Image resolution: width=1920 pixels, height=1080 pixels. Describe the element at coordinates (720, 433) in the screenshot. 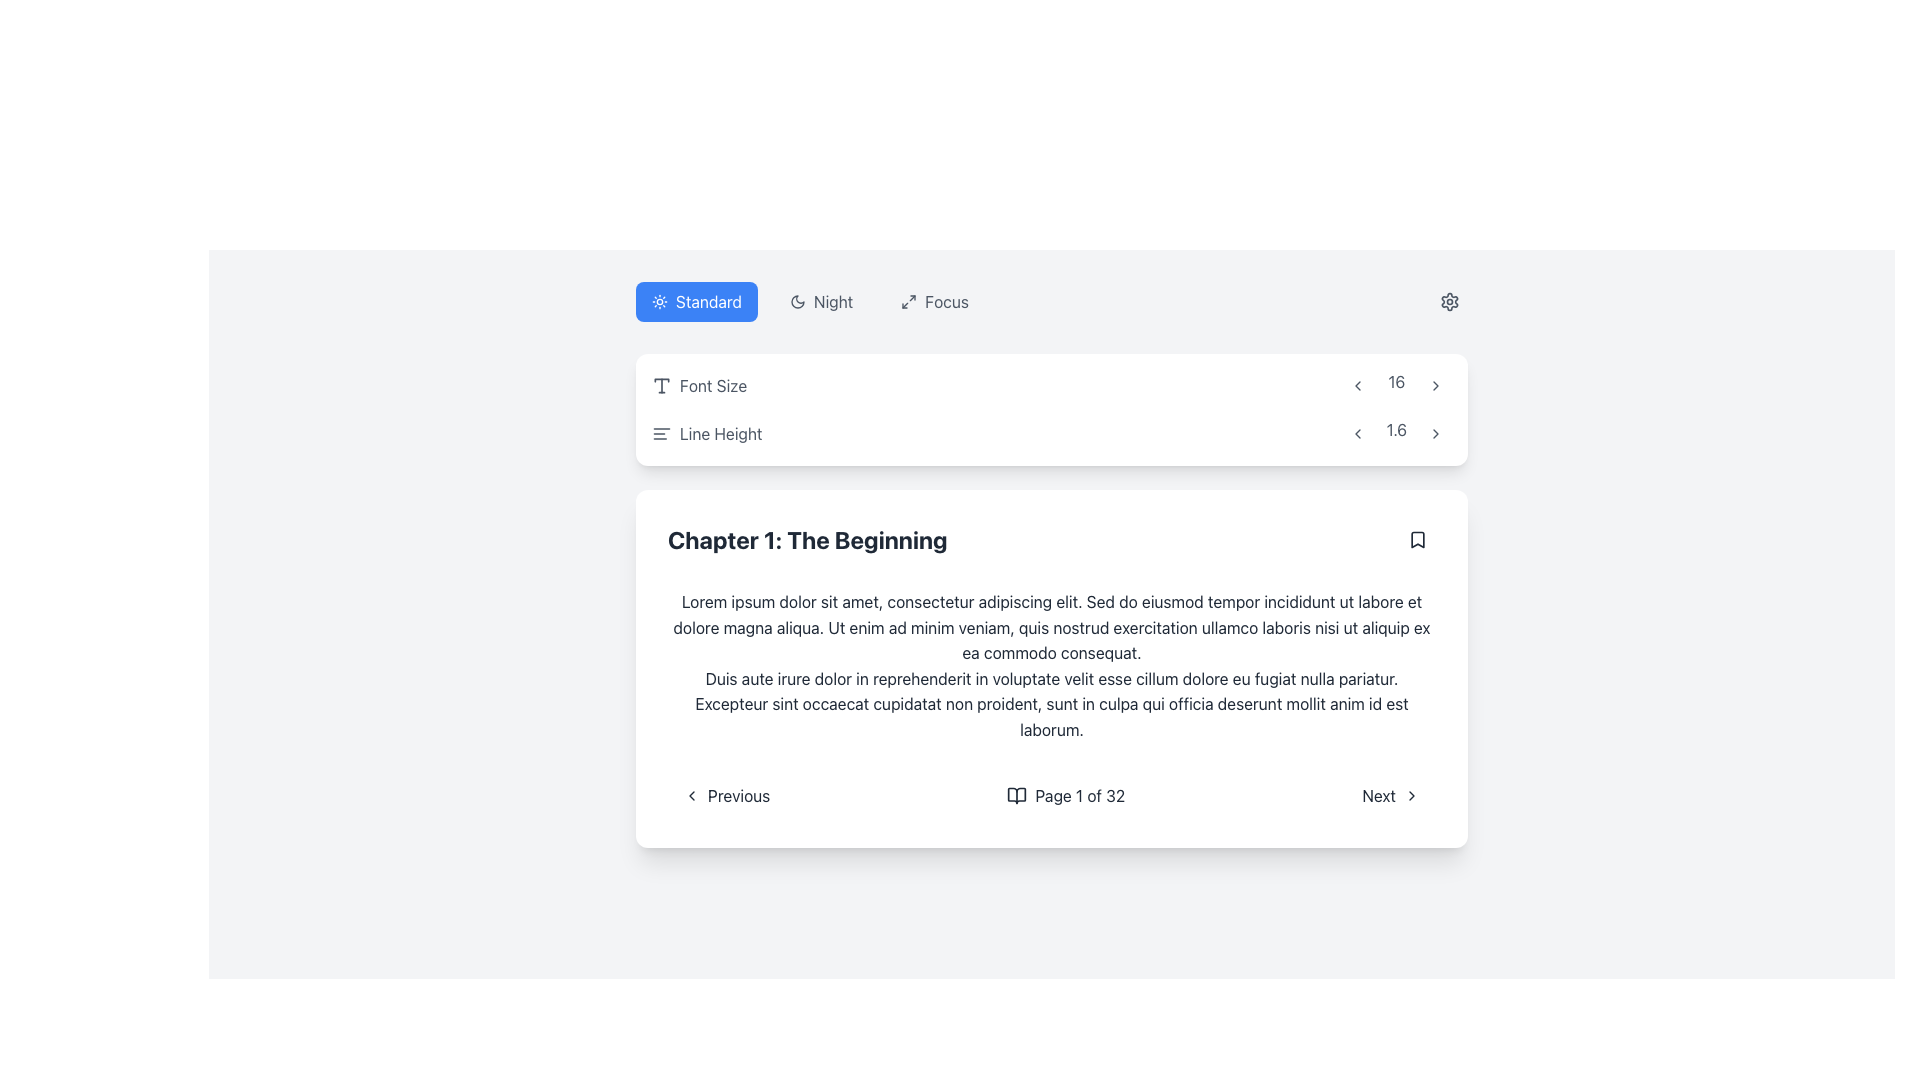

I see `the text label displaying 'Line Height' in gray font color` at that location.